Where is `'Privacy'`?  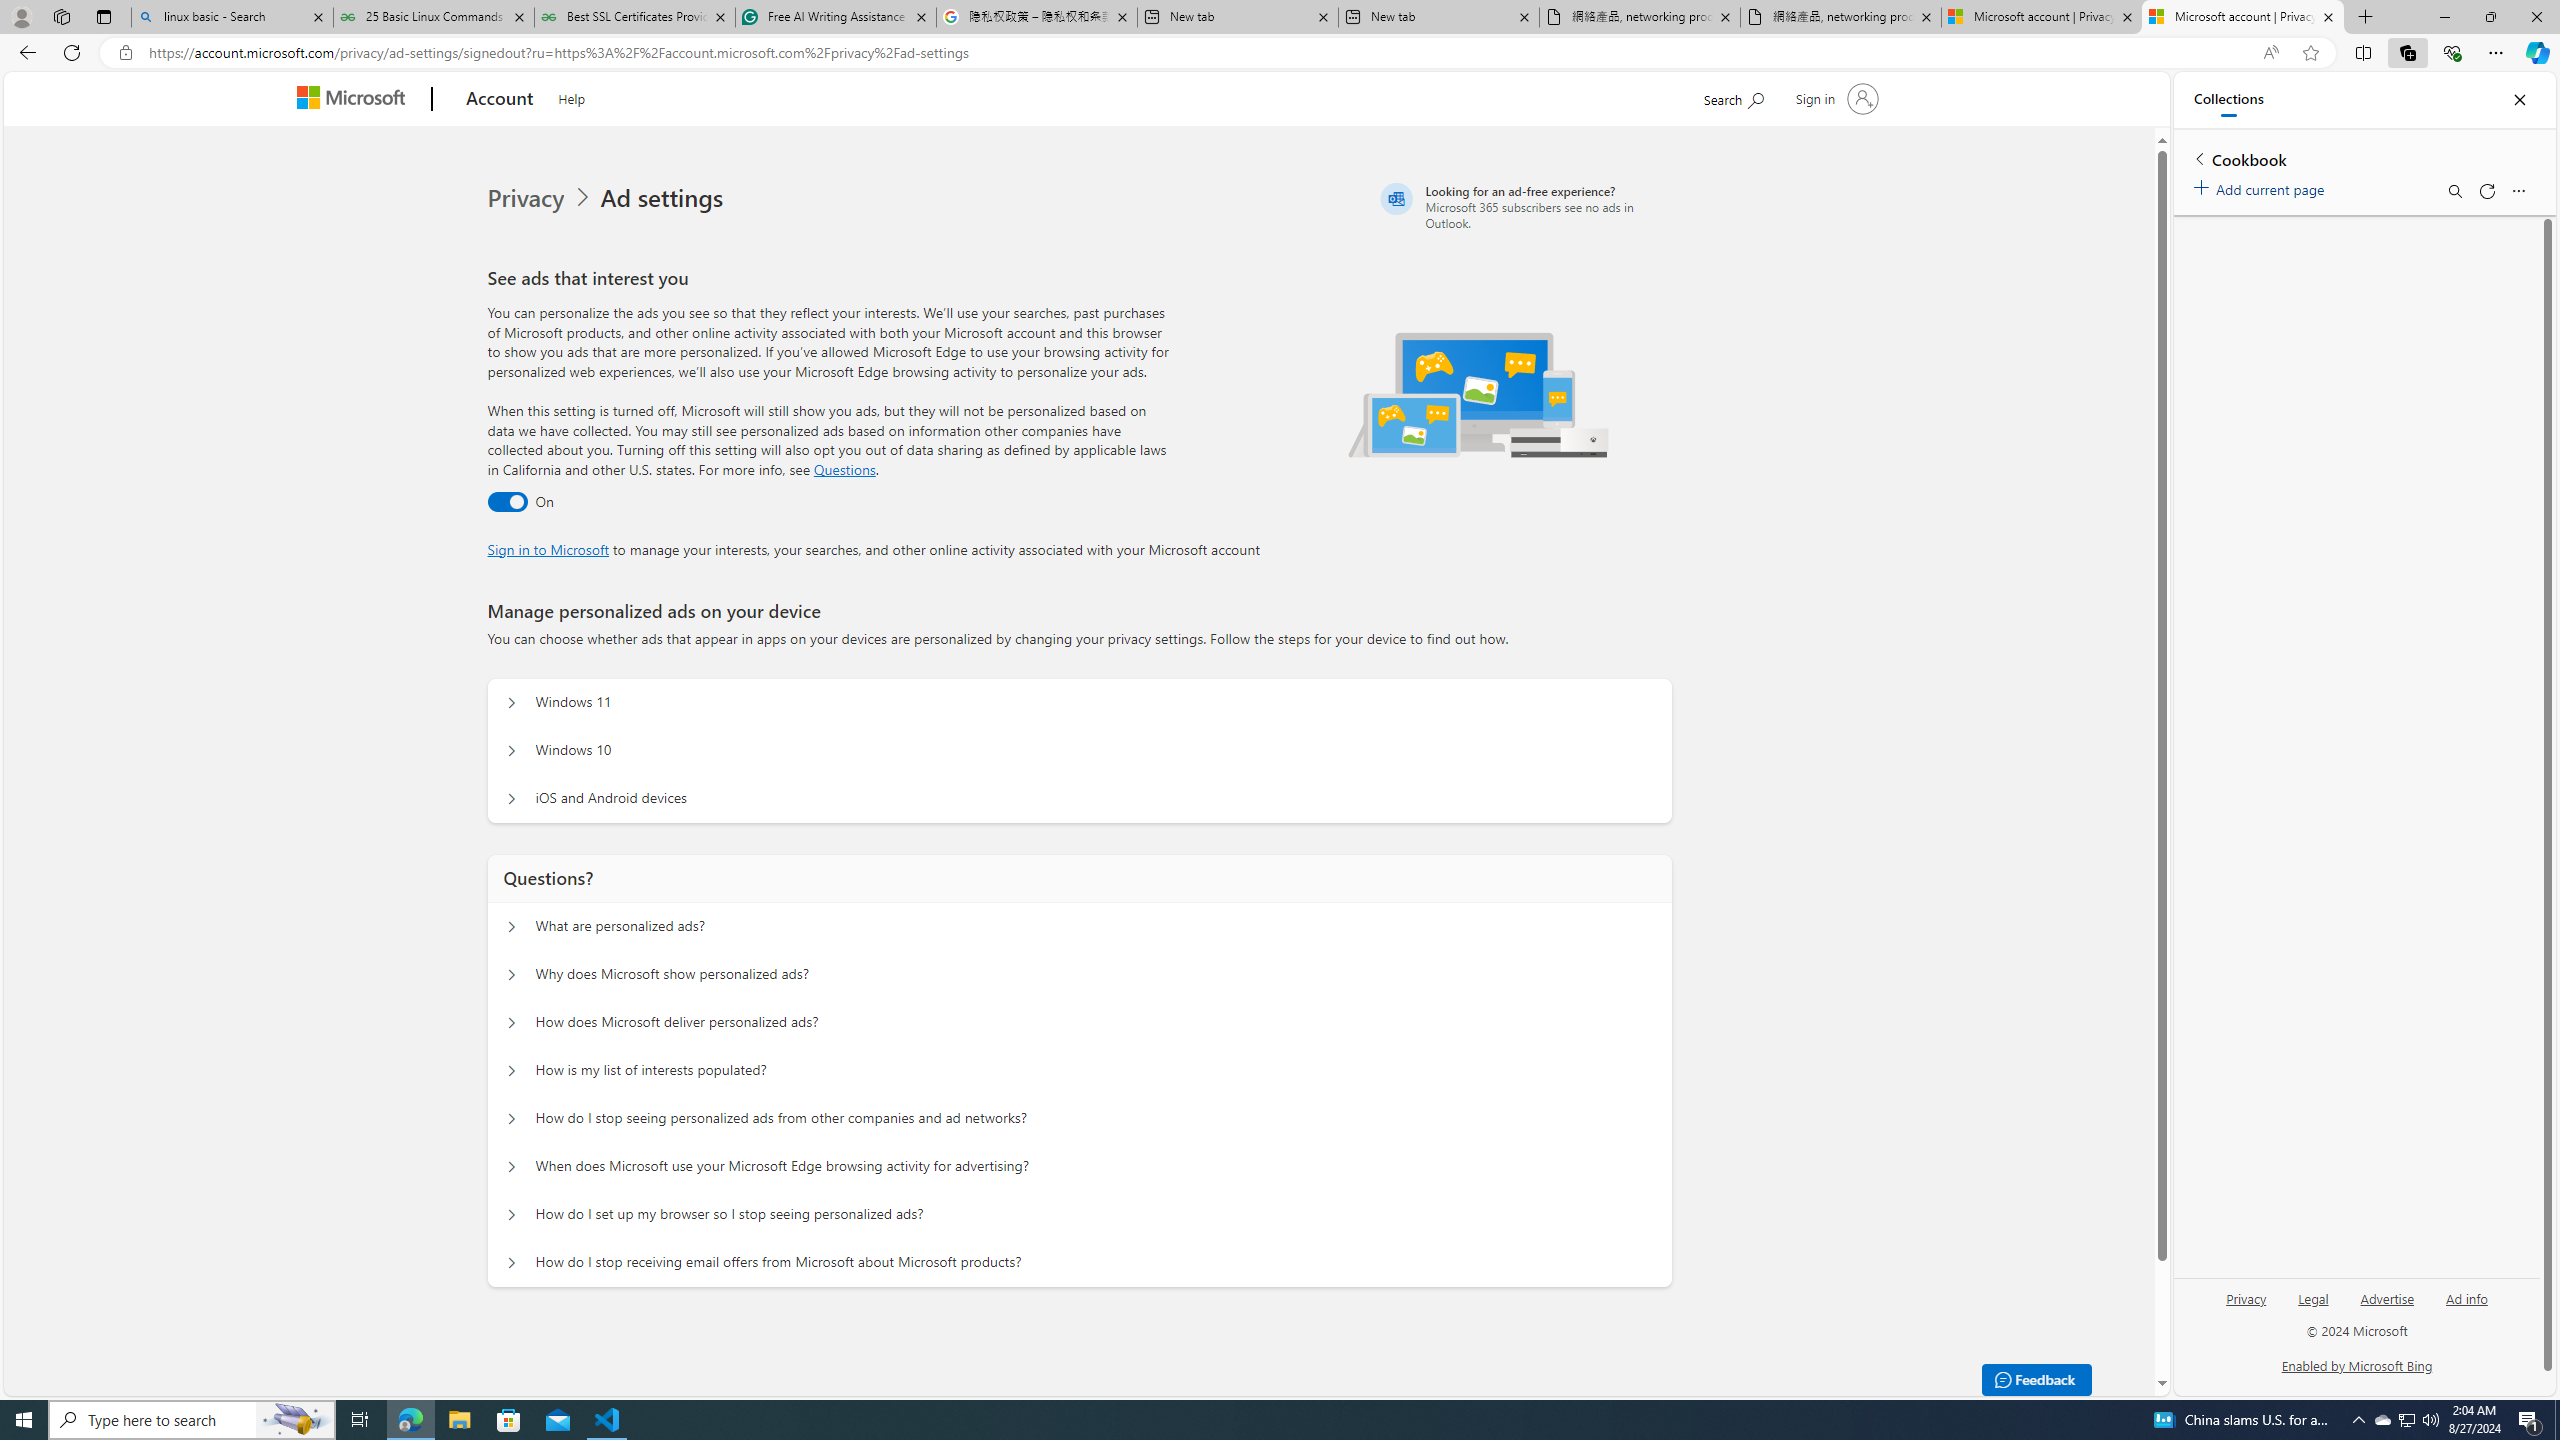
'Privacy' is located at coordinates (2246, 1298).